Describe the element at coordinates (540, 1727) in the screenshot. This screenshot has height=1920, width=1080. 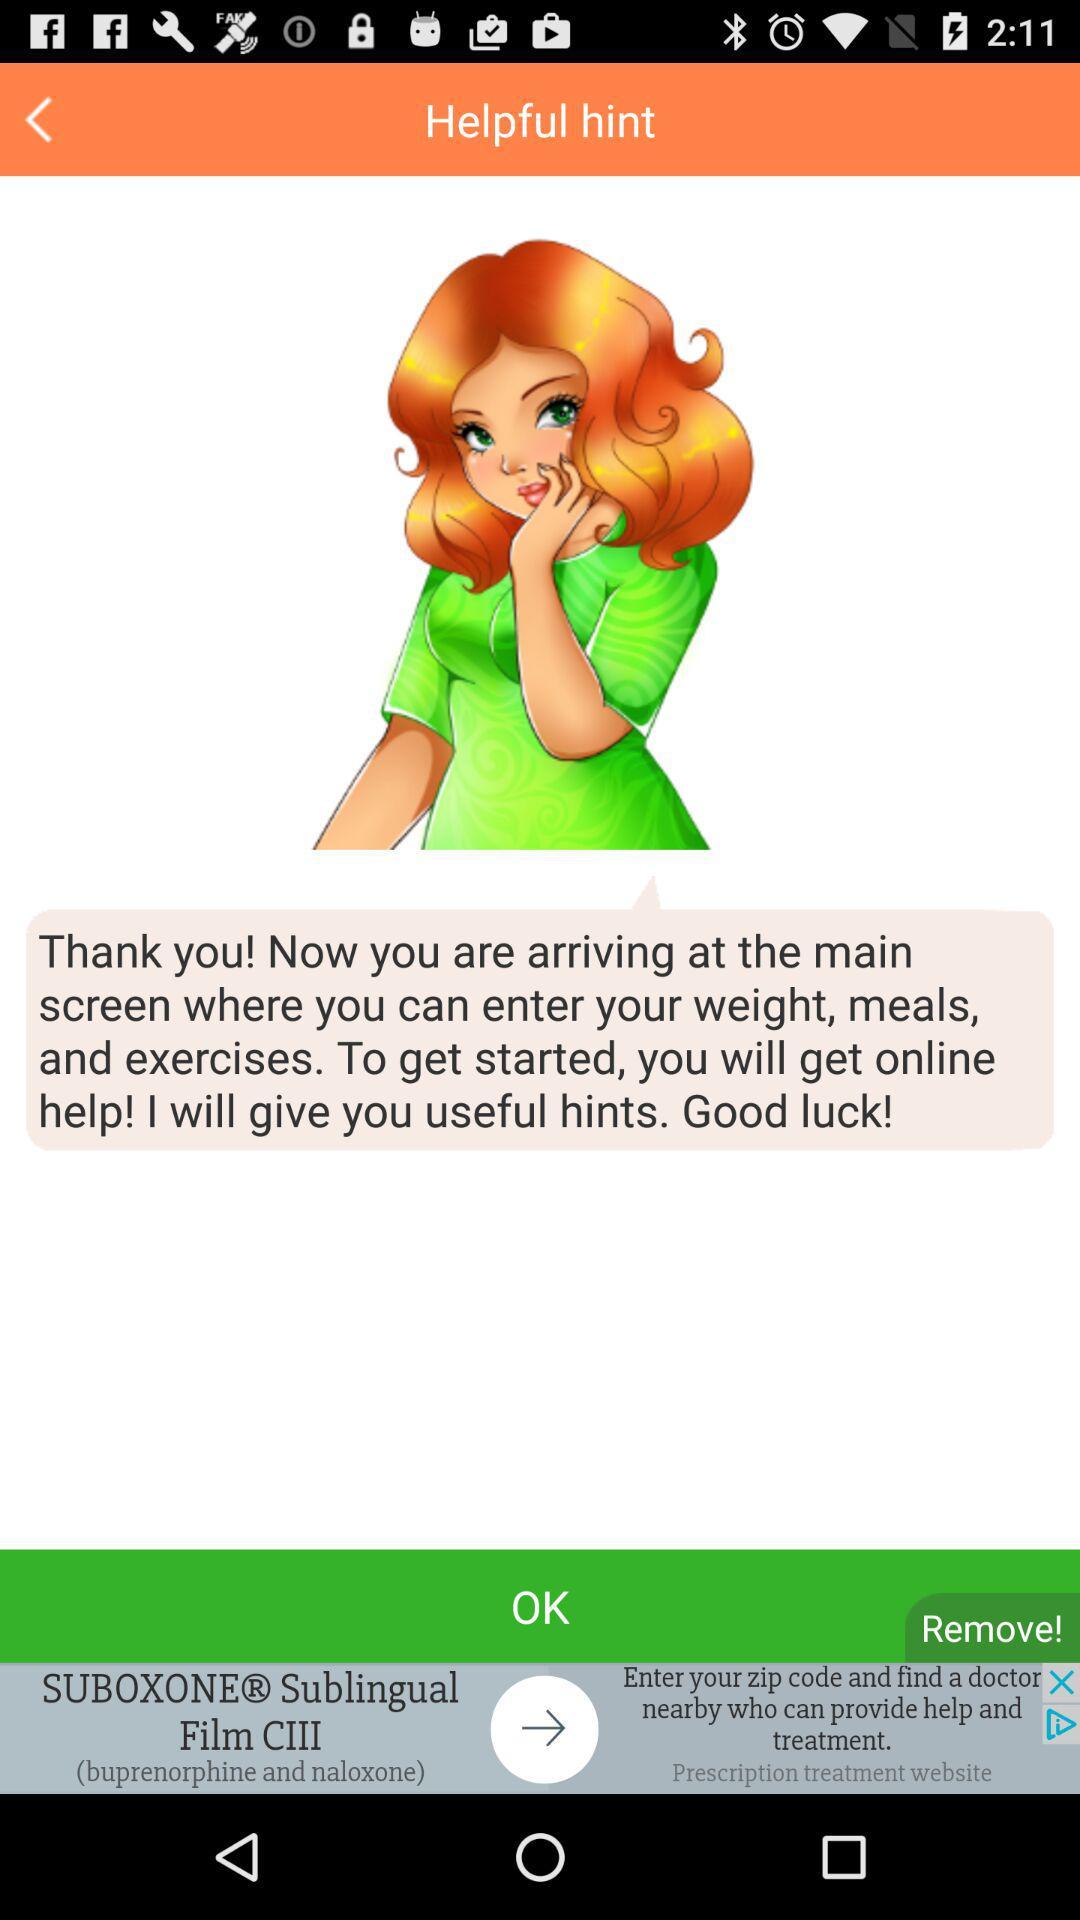
I see `advertisement` at that location.